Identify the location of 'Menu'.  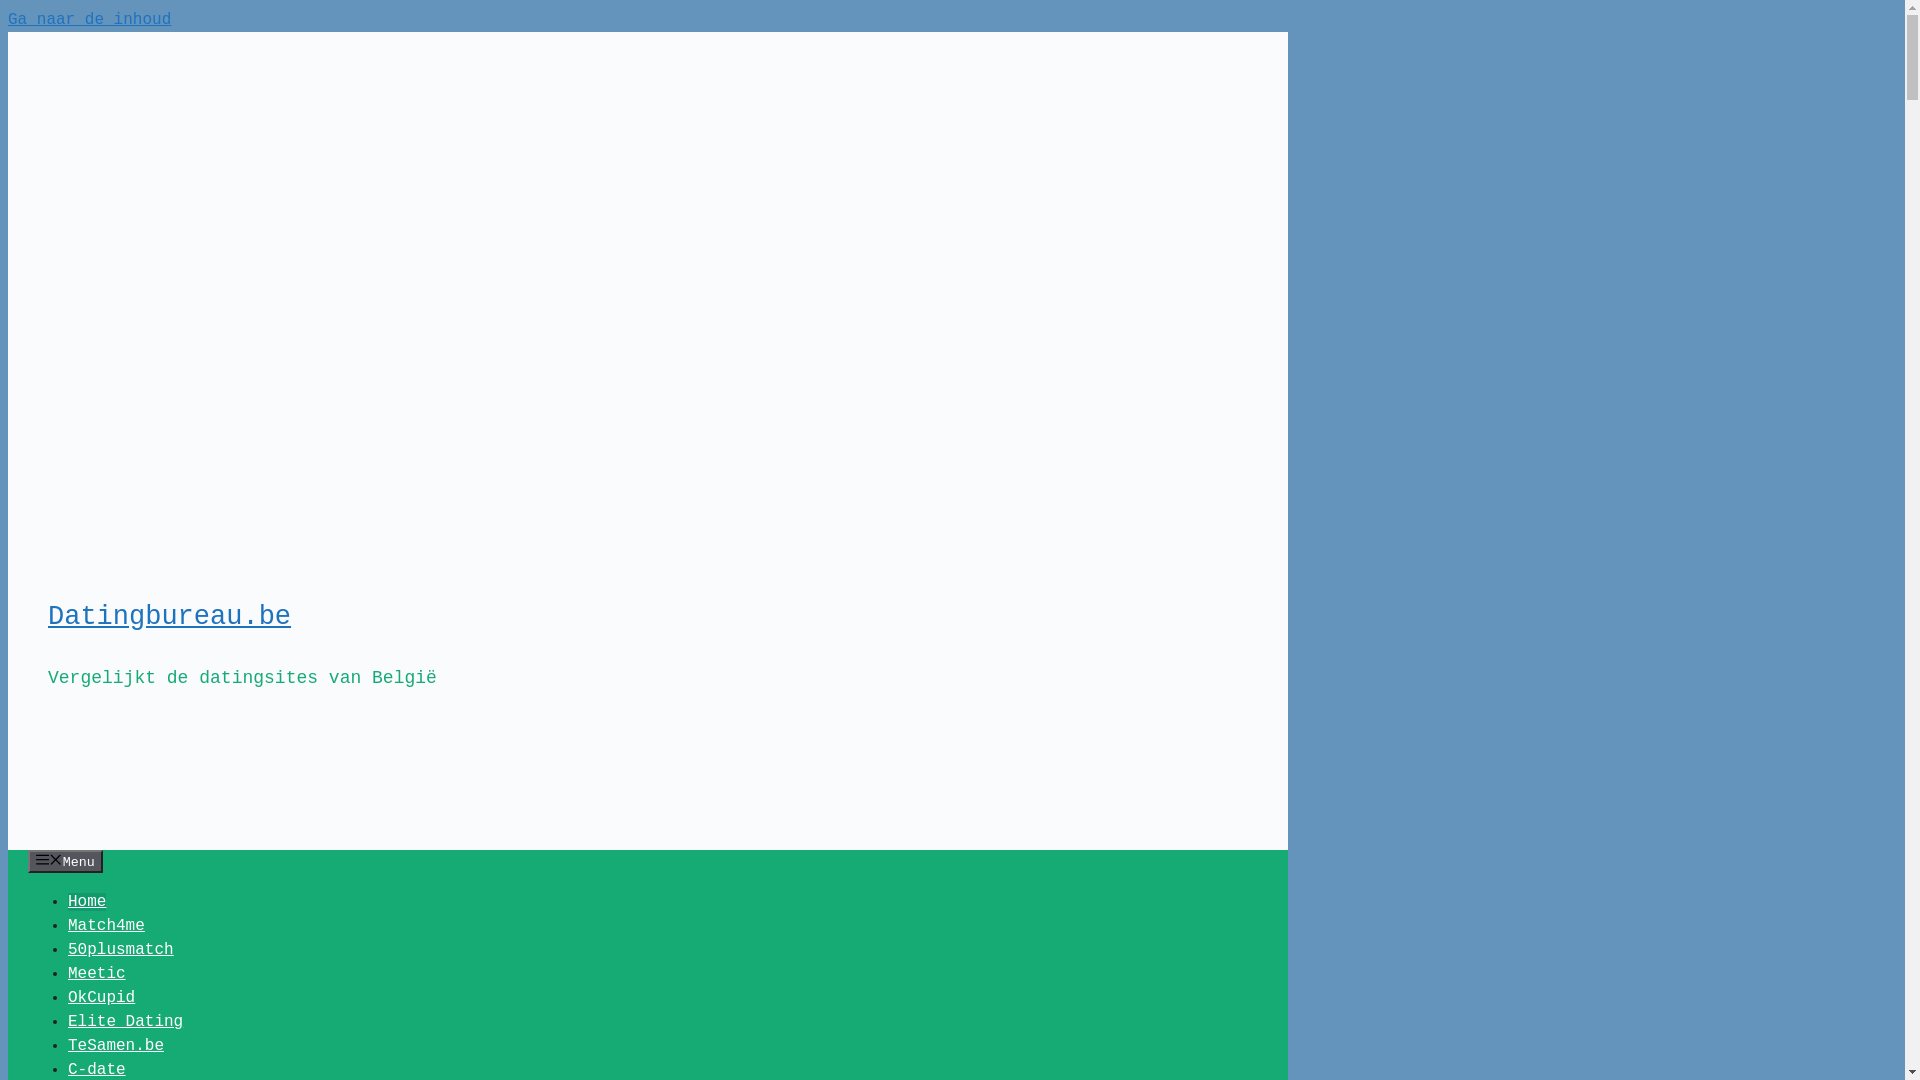
(65, 860).